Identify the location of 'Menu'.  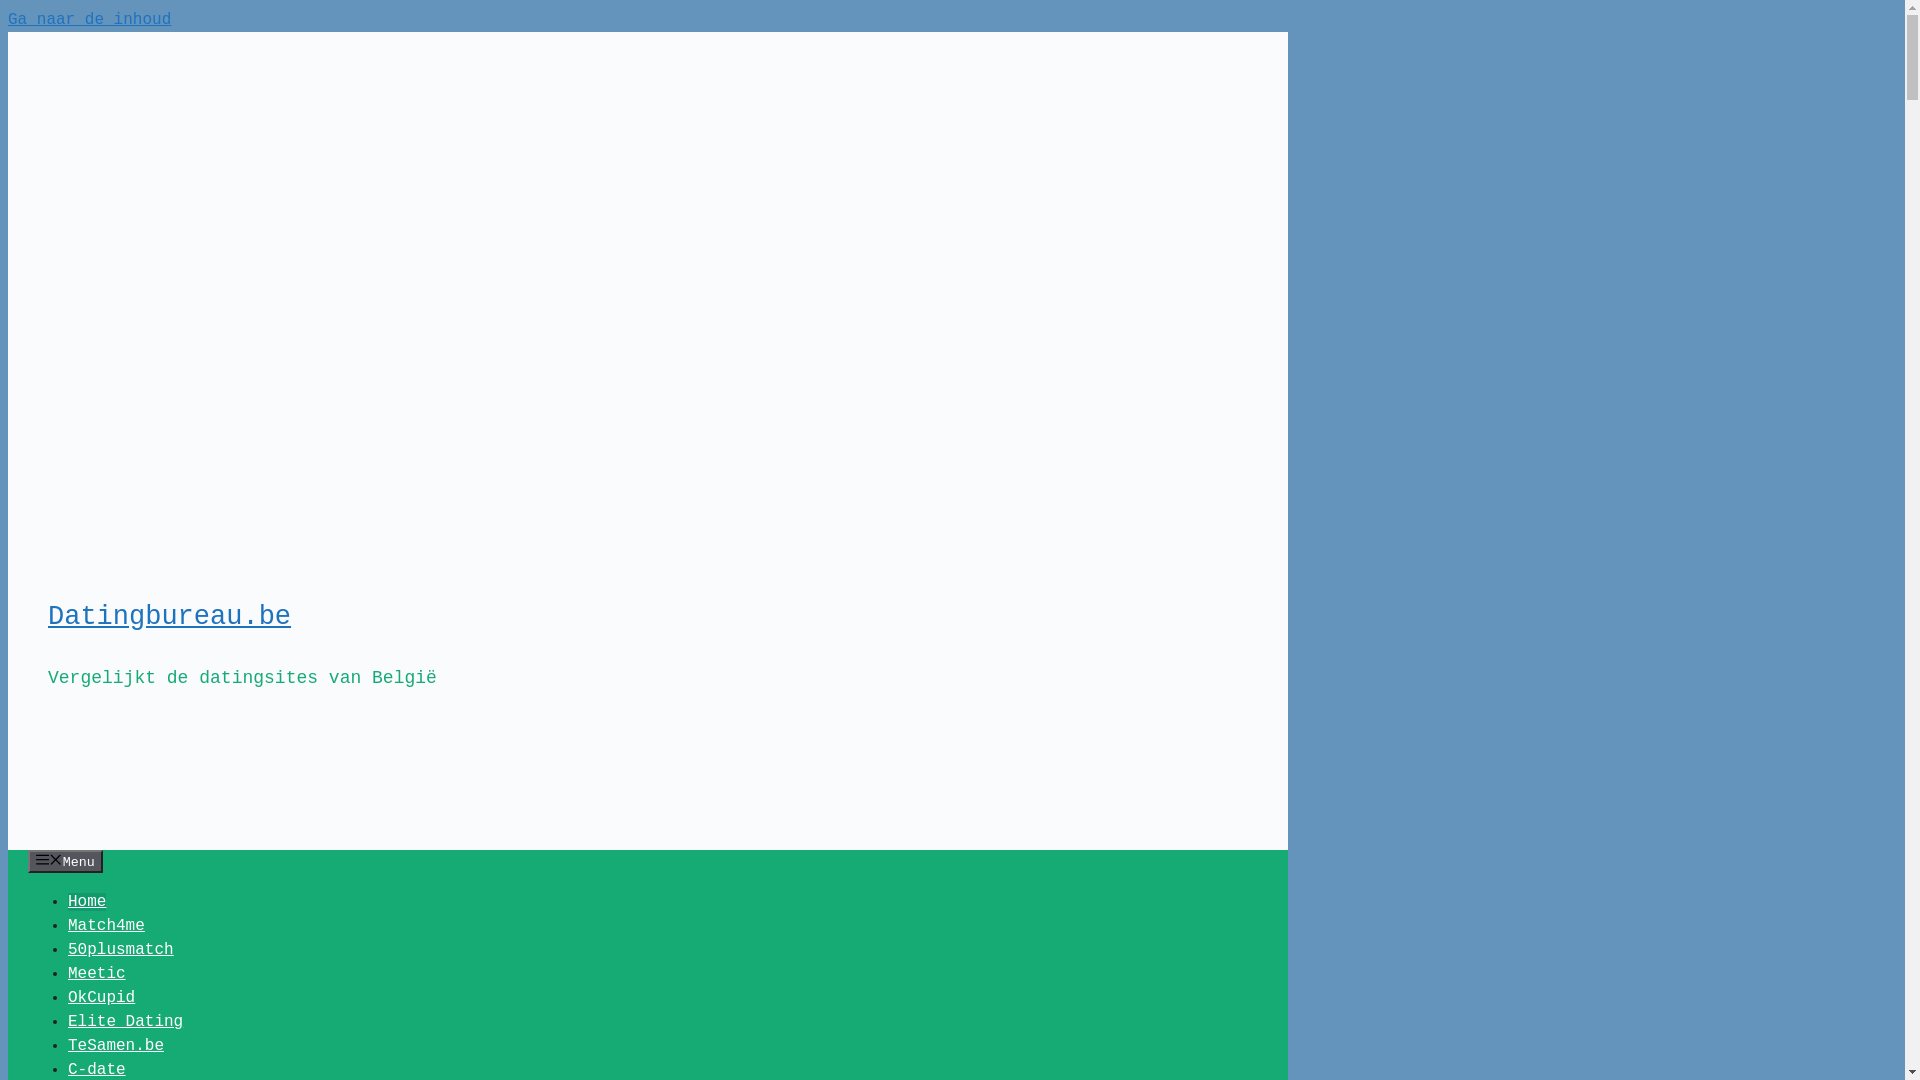
(65, 860).